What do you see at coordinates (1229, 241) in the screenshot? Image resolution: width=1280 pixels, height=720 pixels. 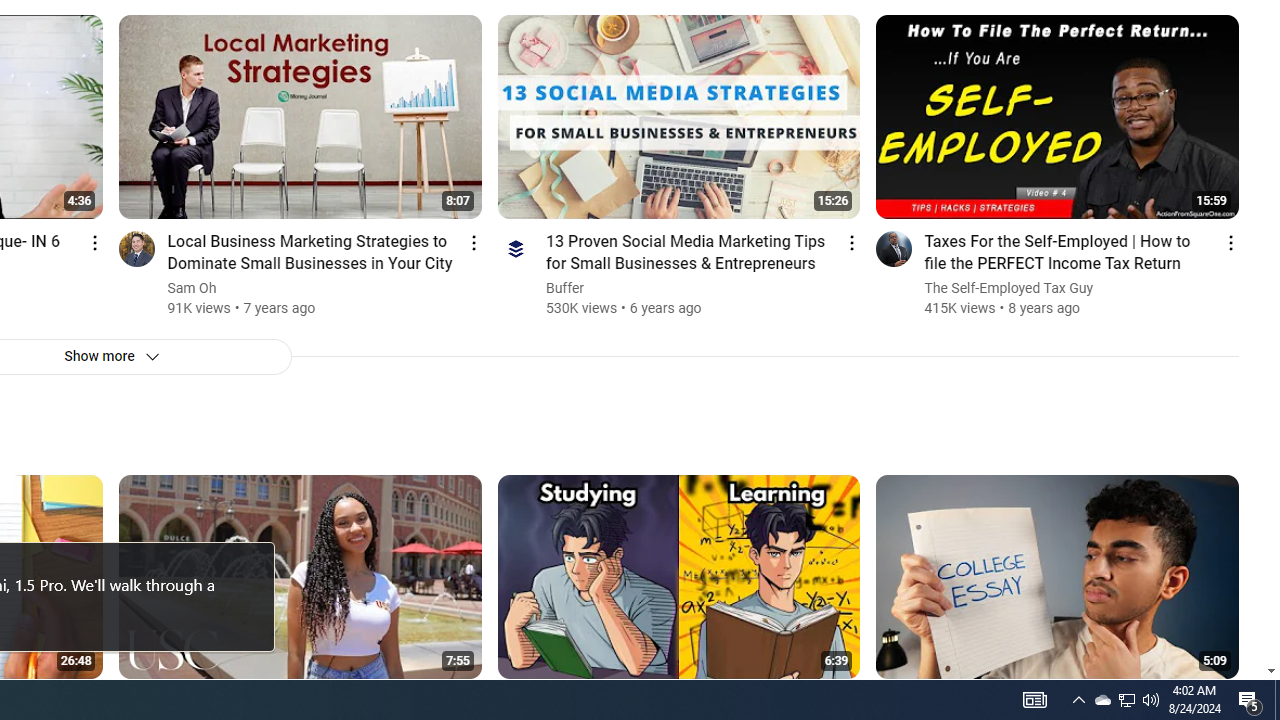 I see `'Action menu'` at bounding box center [1229, 241].